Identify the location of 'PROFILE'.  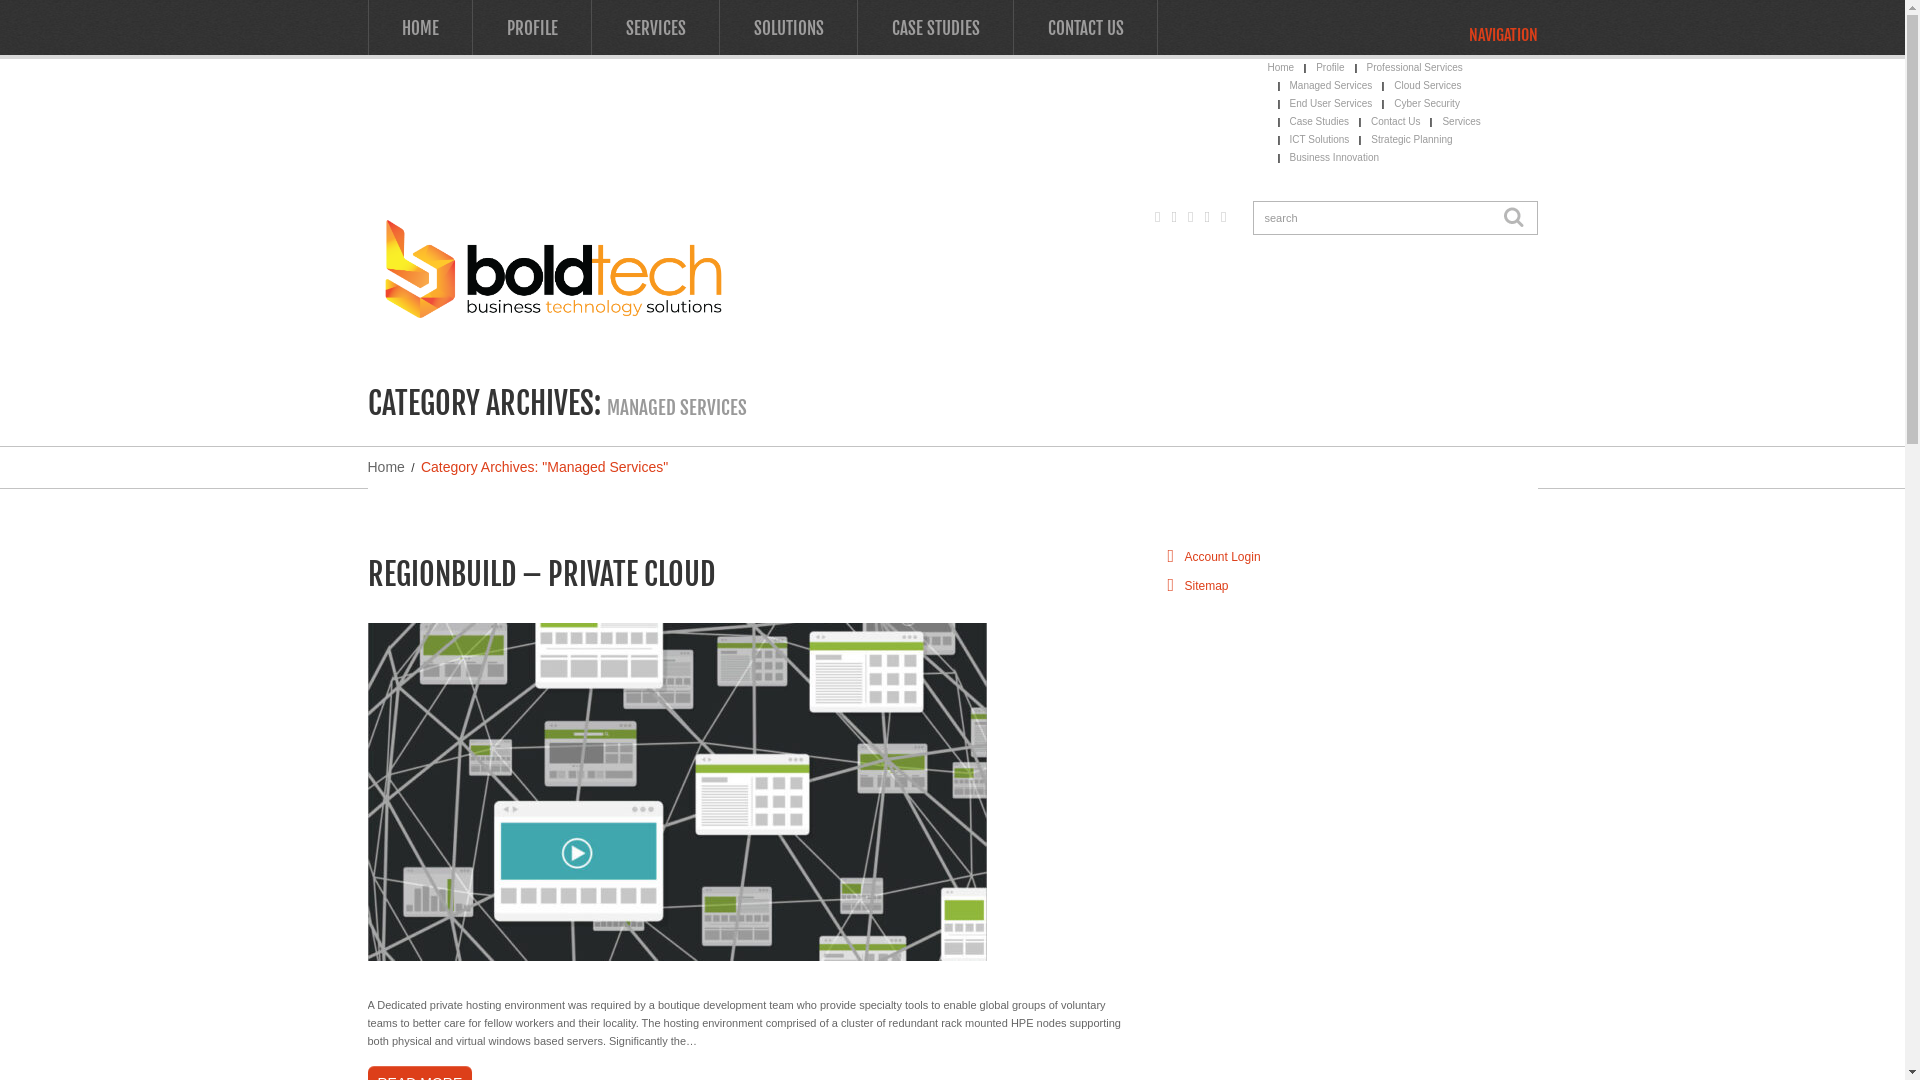
(470, 27).